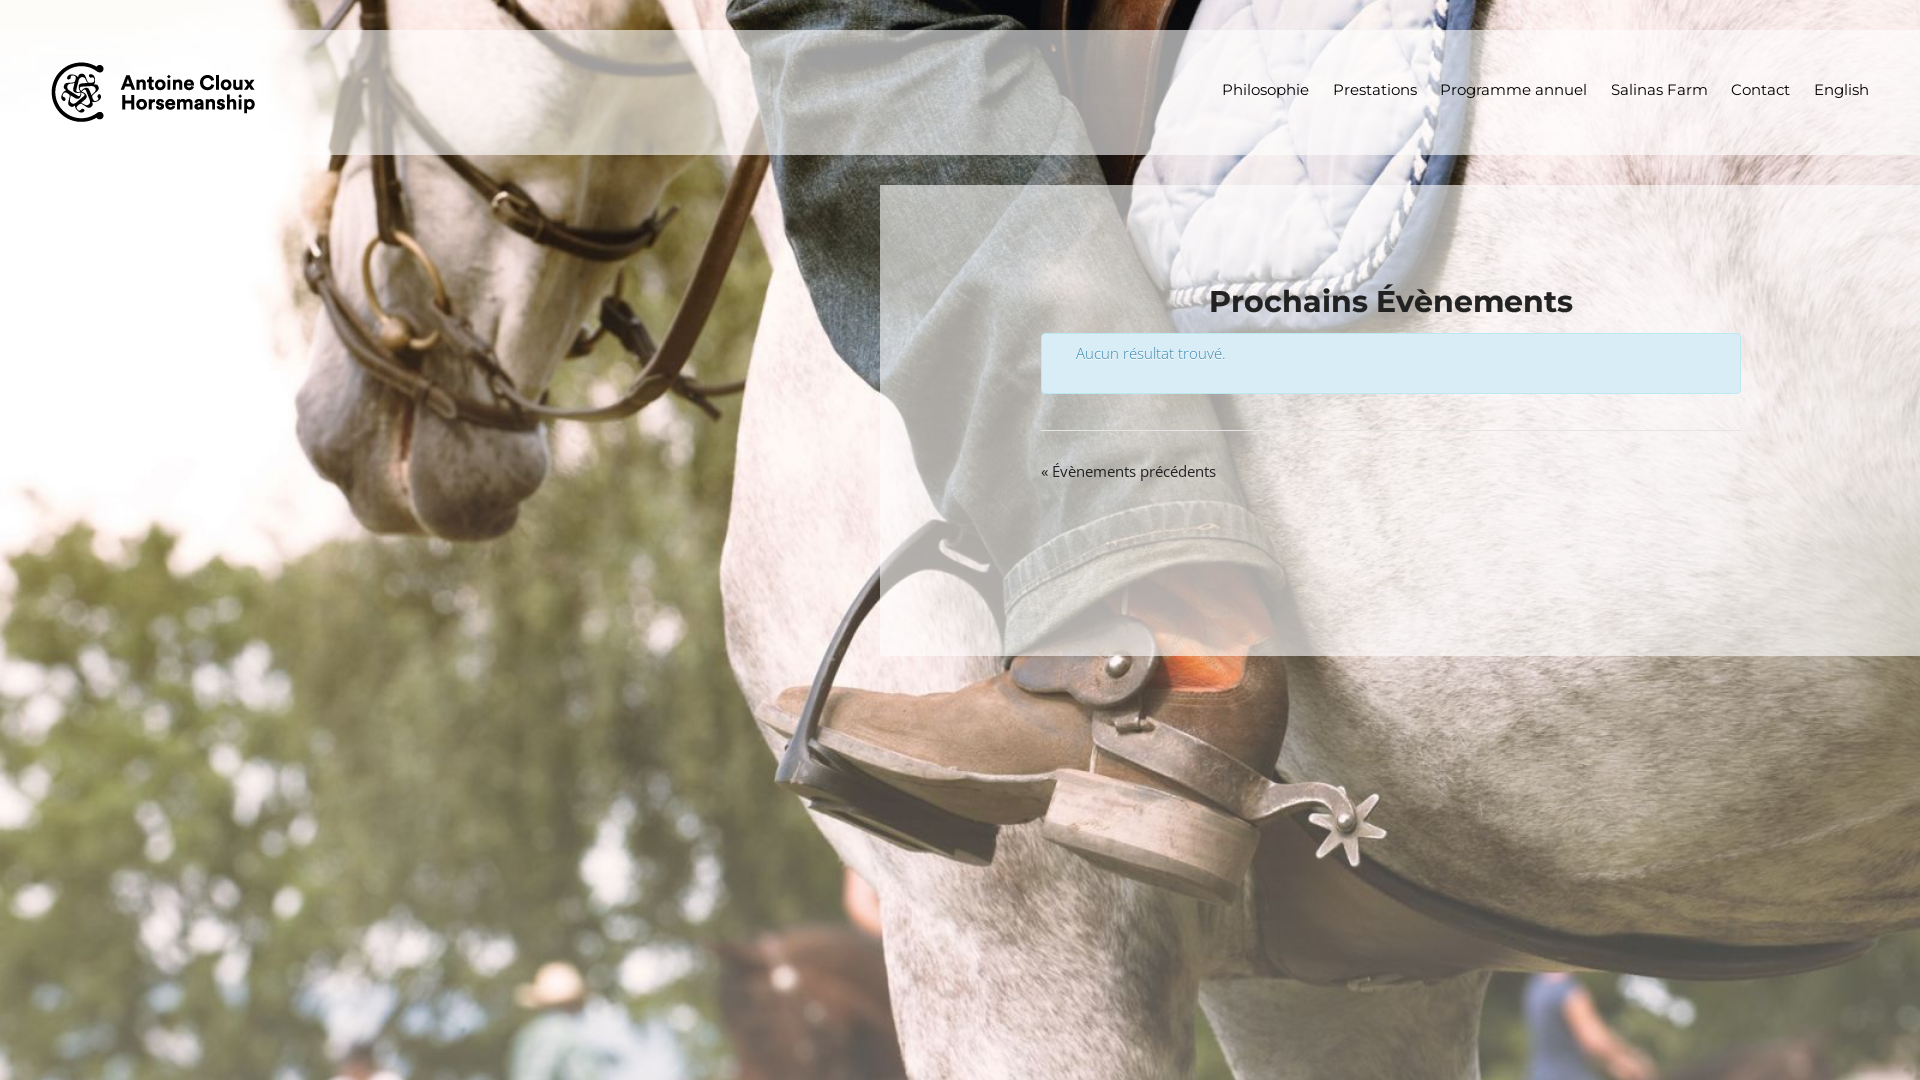 This screenshot has width=1920, height=1080. What do you see at coordinates (1428, 90) in the screenshot?
I see `'Programme annuel'` at bounding box center [1428, 90].